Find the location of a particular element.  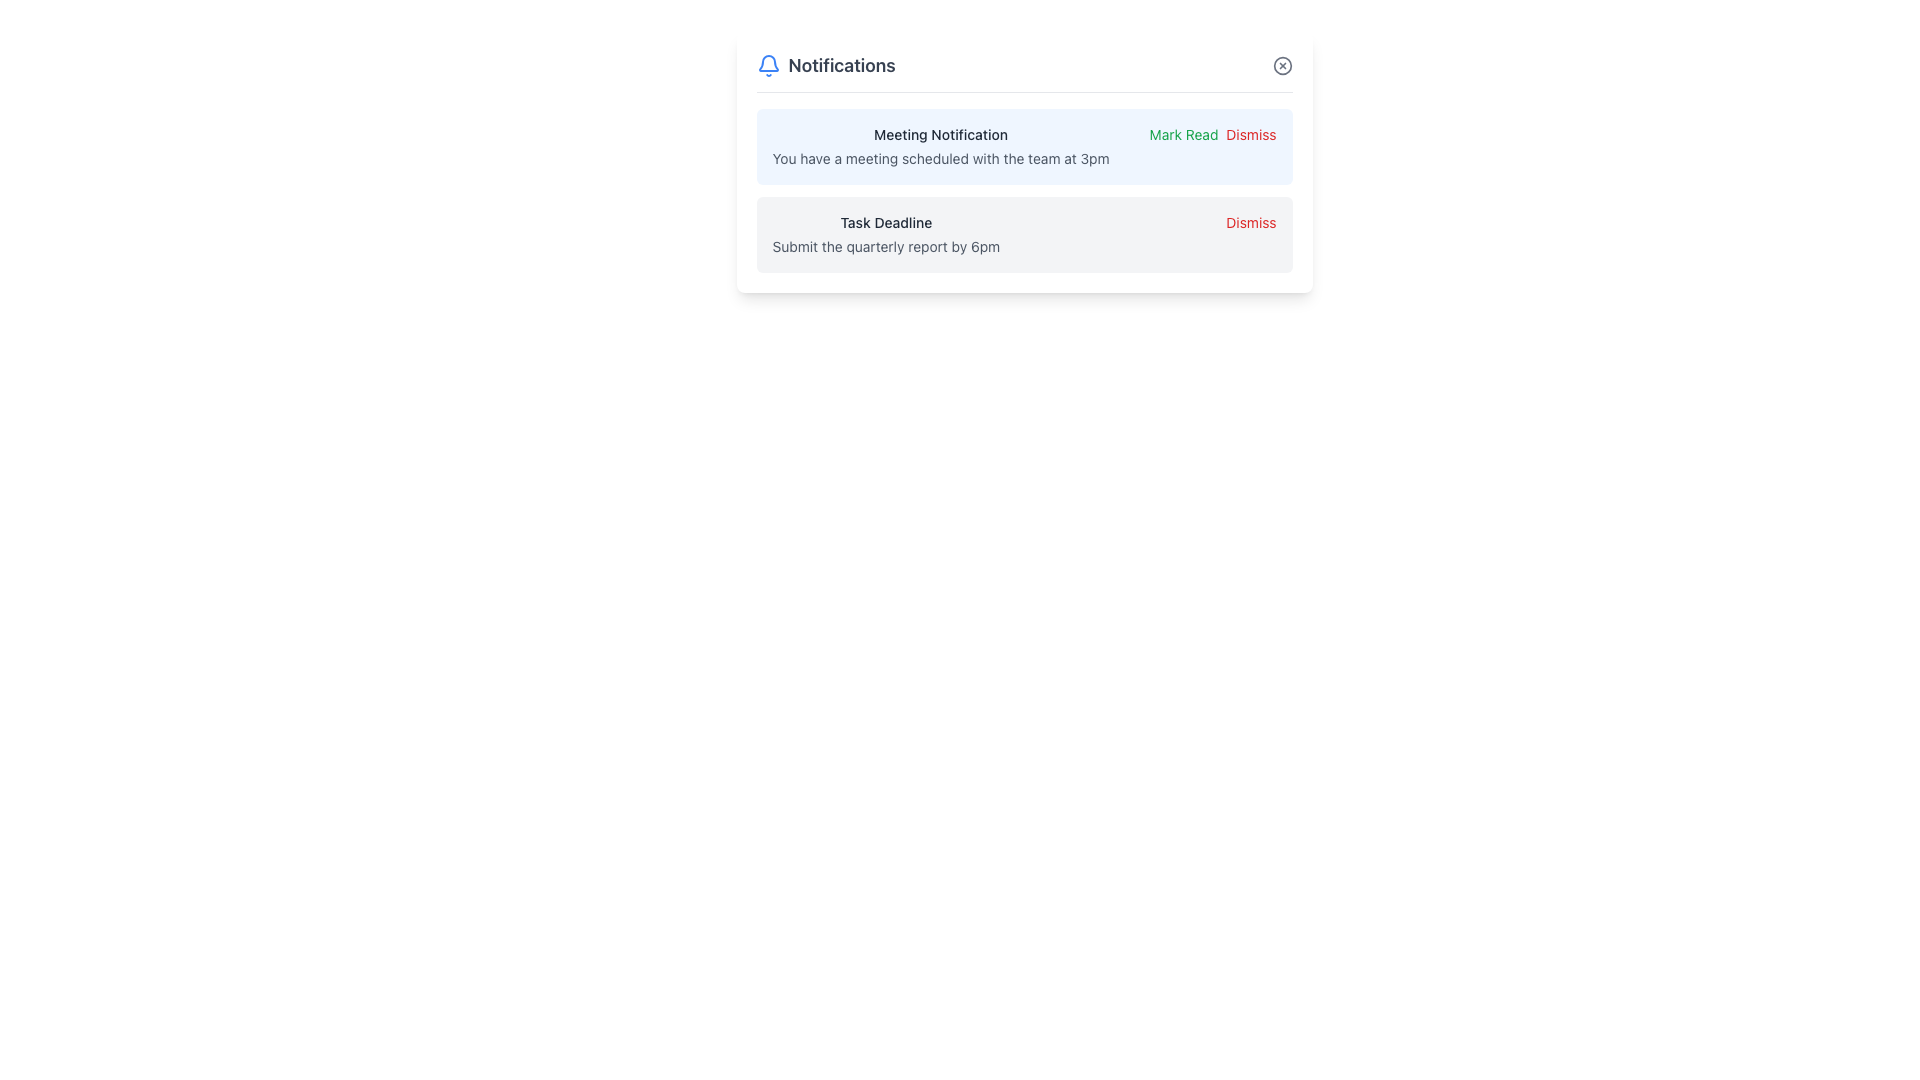

information displayed in the informational text block located below the header of the notification popup, which is the second notification in the list is located at coordinates (885, 234).